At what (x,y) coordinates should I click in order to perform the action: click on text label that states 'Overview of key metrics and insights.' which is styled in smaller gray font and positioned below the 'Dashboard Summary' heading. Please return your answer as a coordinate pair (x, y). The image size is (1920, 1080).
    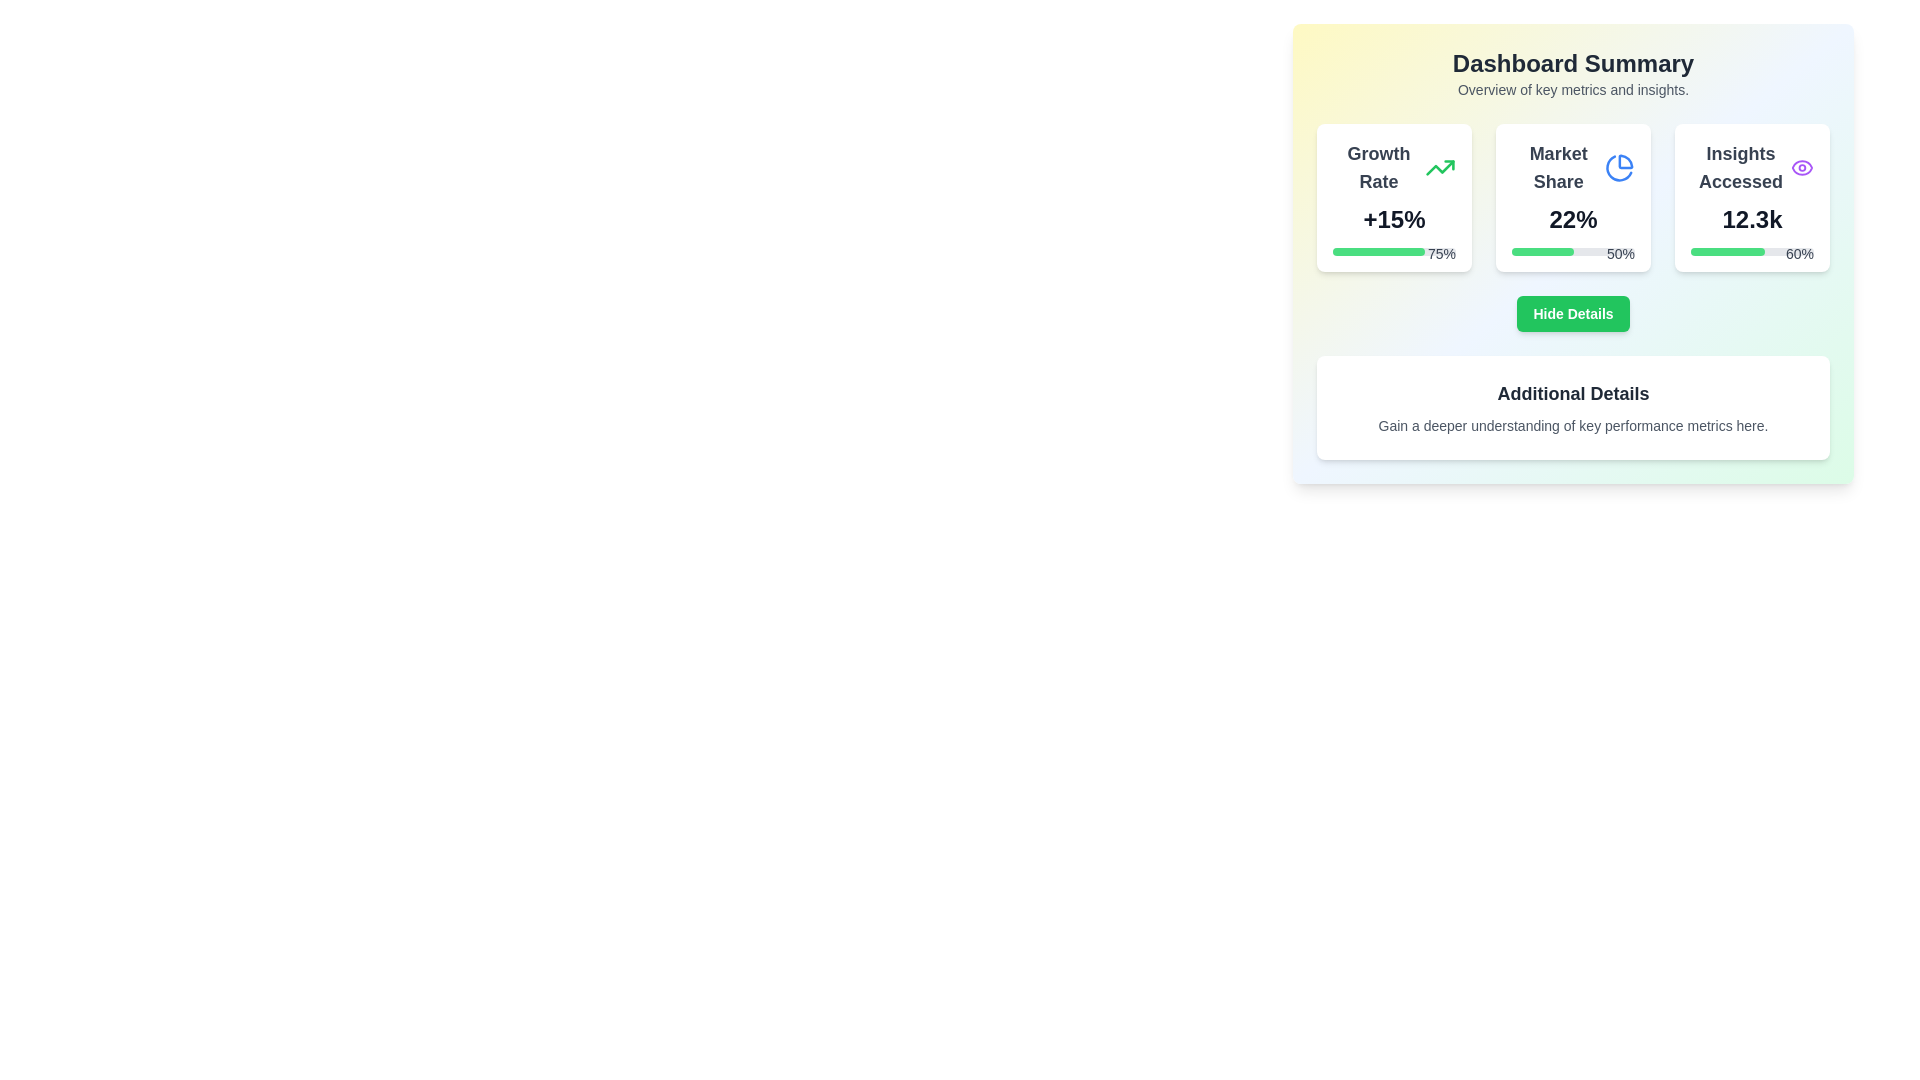
    Looking at the image, I should click on (1572, 88).